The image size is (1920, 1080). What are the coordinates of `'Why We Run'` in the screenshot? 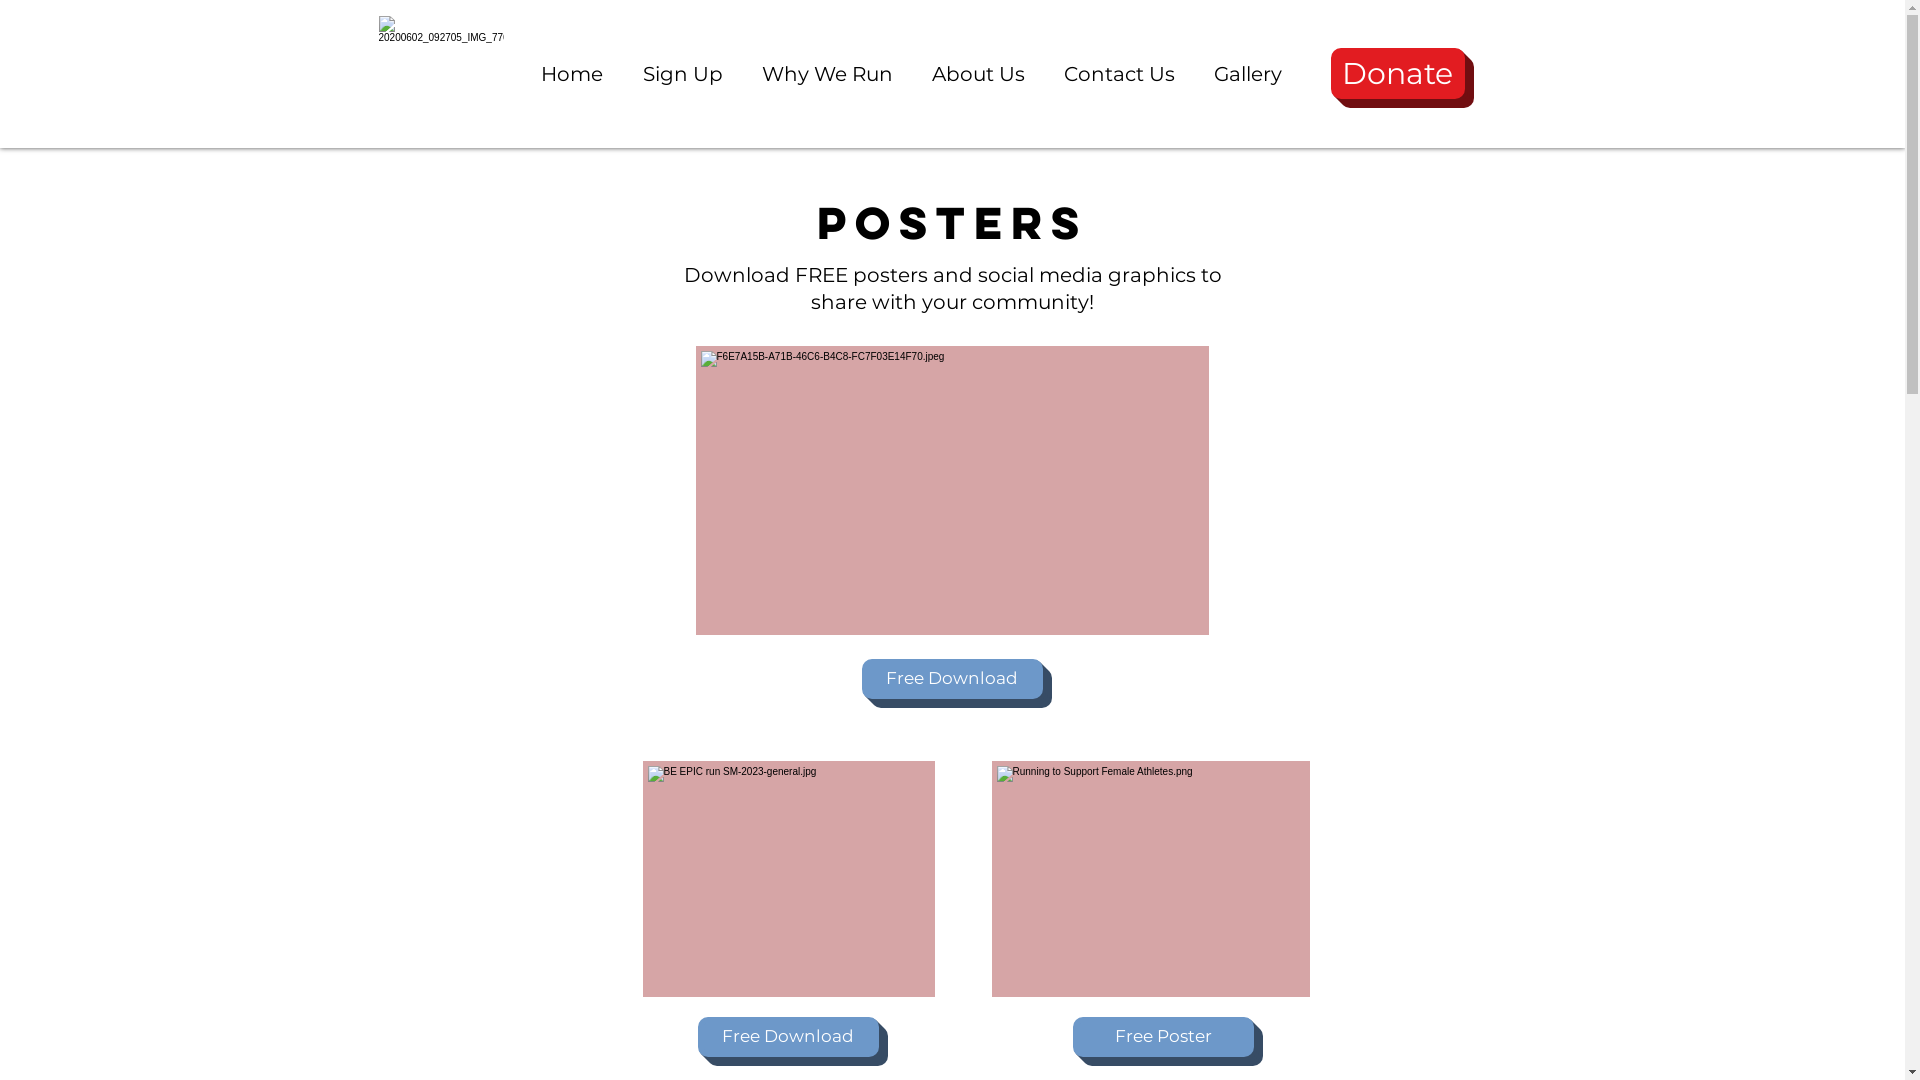 It's located at (830, 61).